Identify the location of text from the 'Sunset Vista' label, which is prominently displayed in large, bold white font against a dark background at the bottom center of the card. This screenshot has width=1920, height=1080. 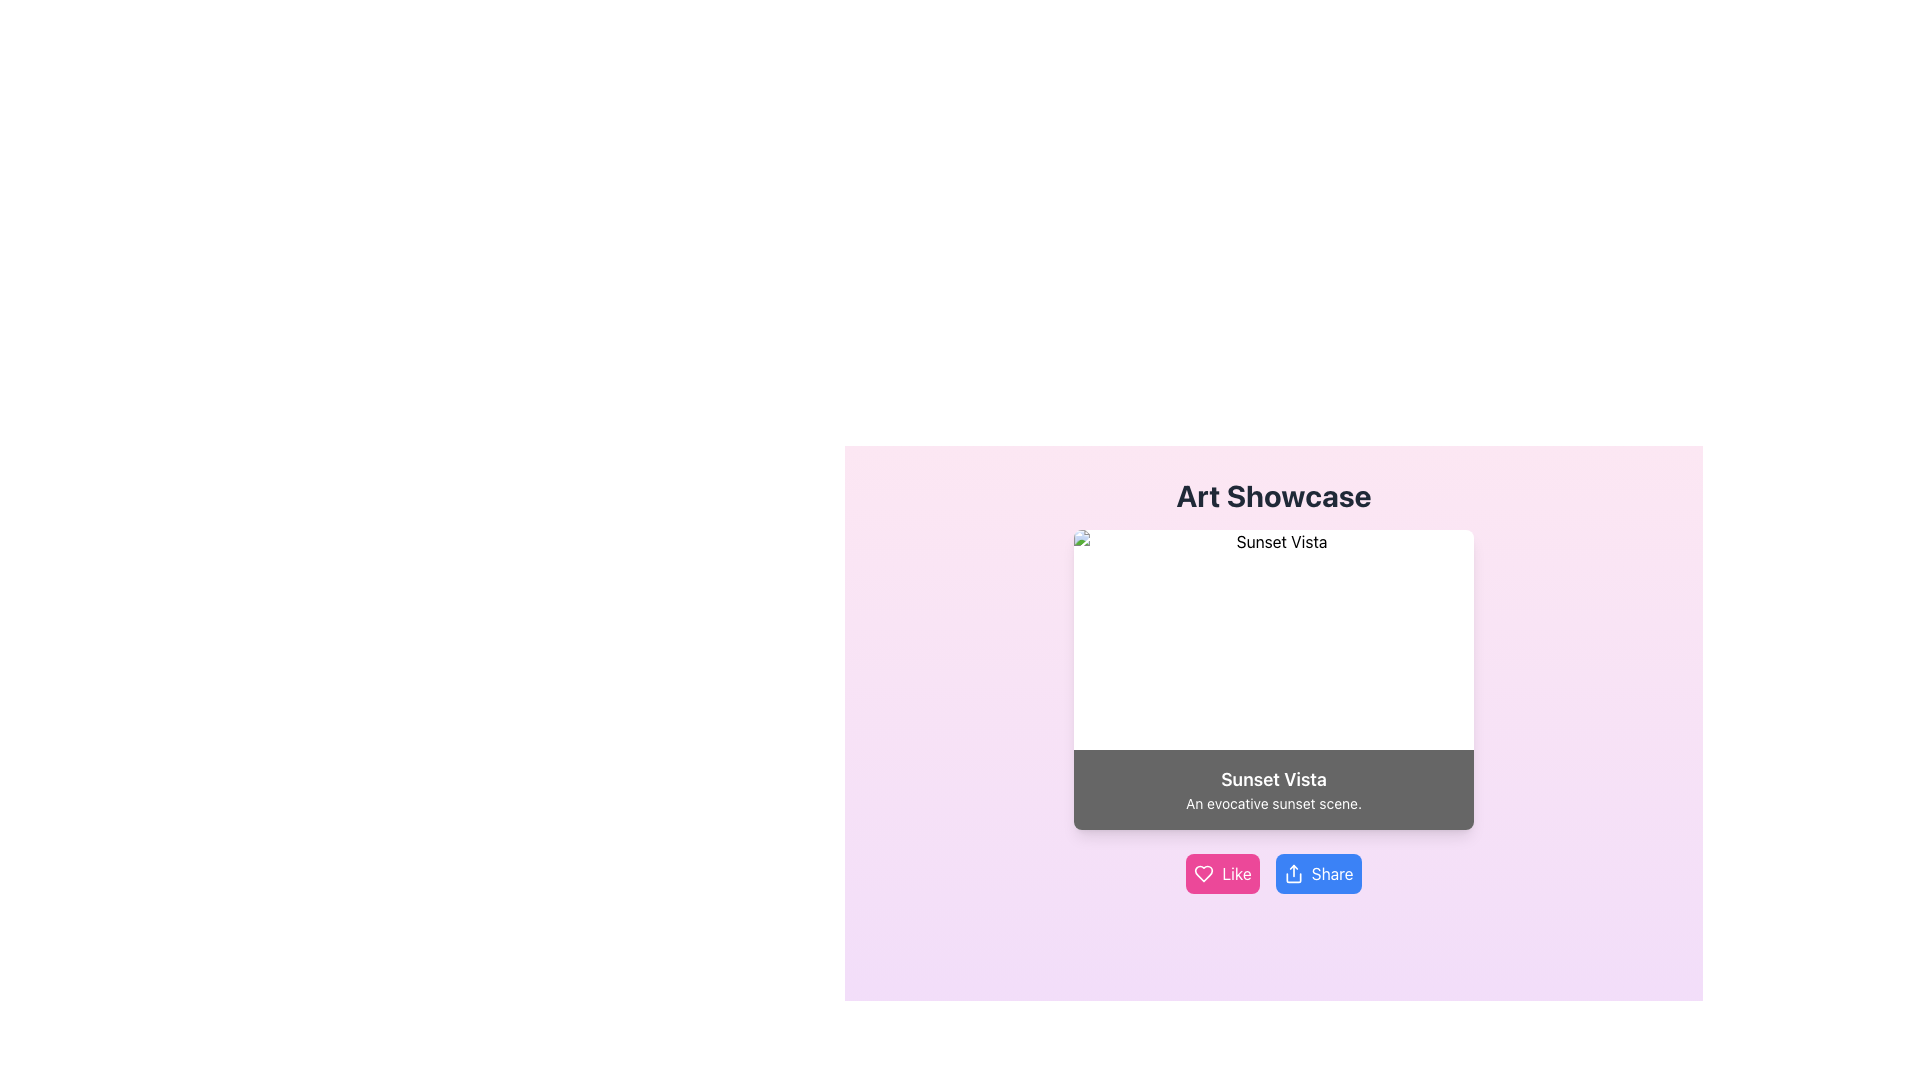
(1272, 778).